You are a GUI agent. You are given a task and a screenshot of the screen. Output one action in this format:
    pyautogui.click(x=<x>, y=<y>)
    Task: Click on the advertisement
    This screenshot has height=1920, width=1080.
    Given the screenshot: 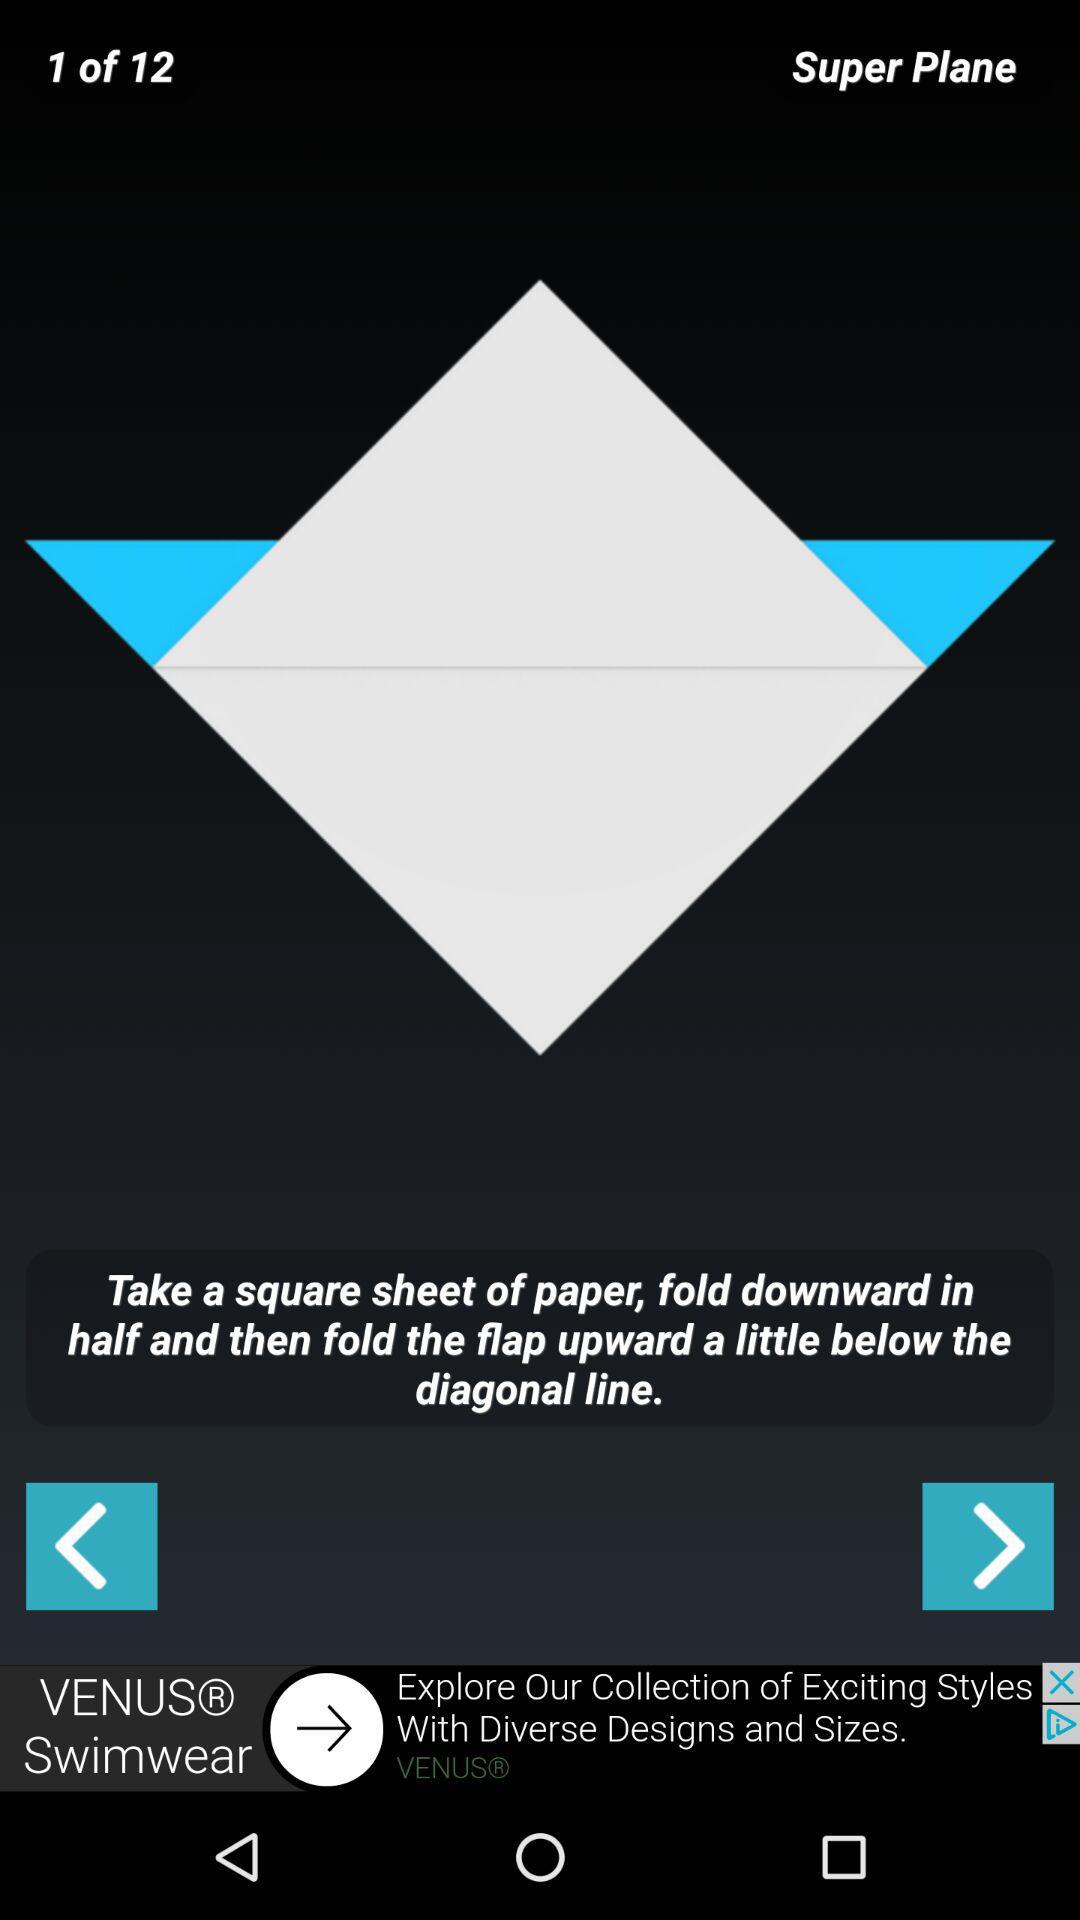 What is the action you would take?
    pyautogui.click(x=540, y=1727)
    